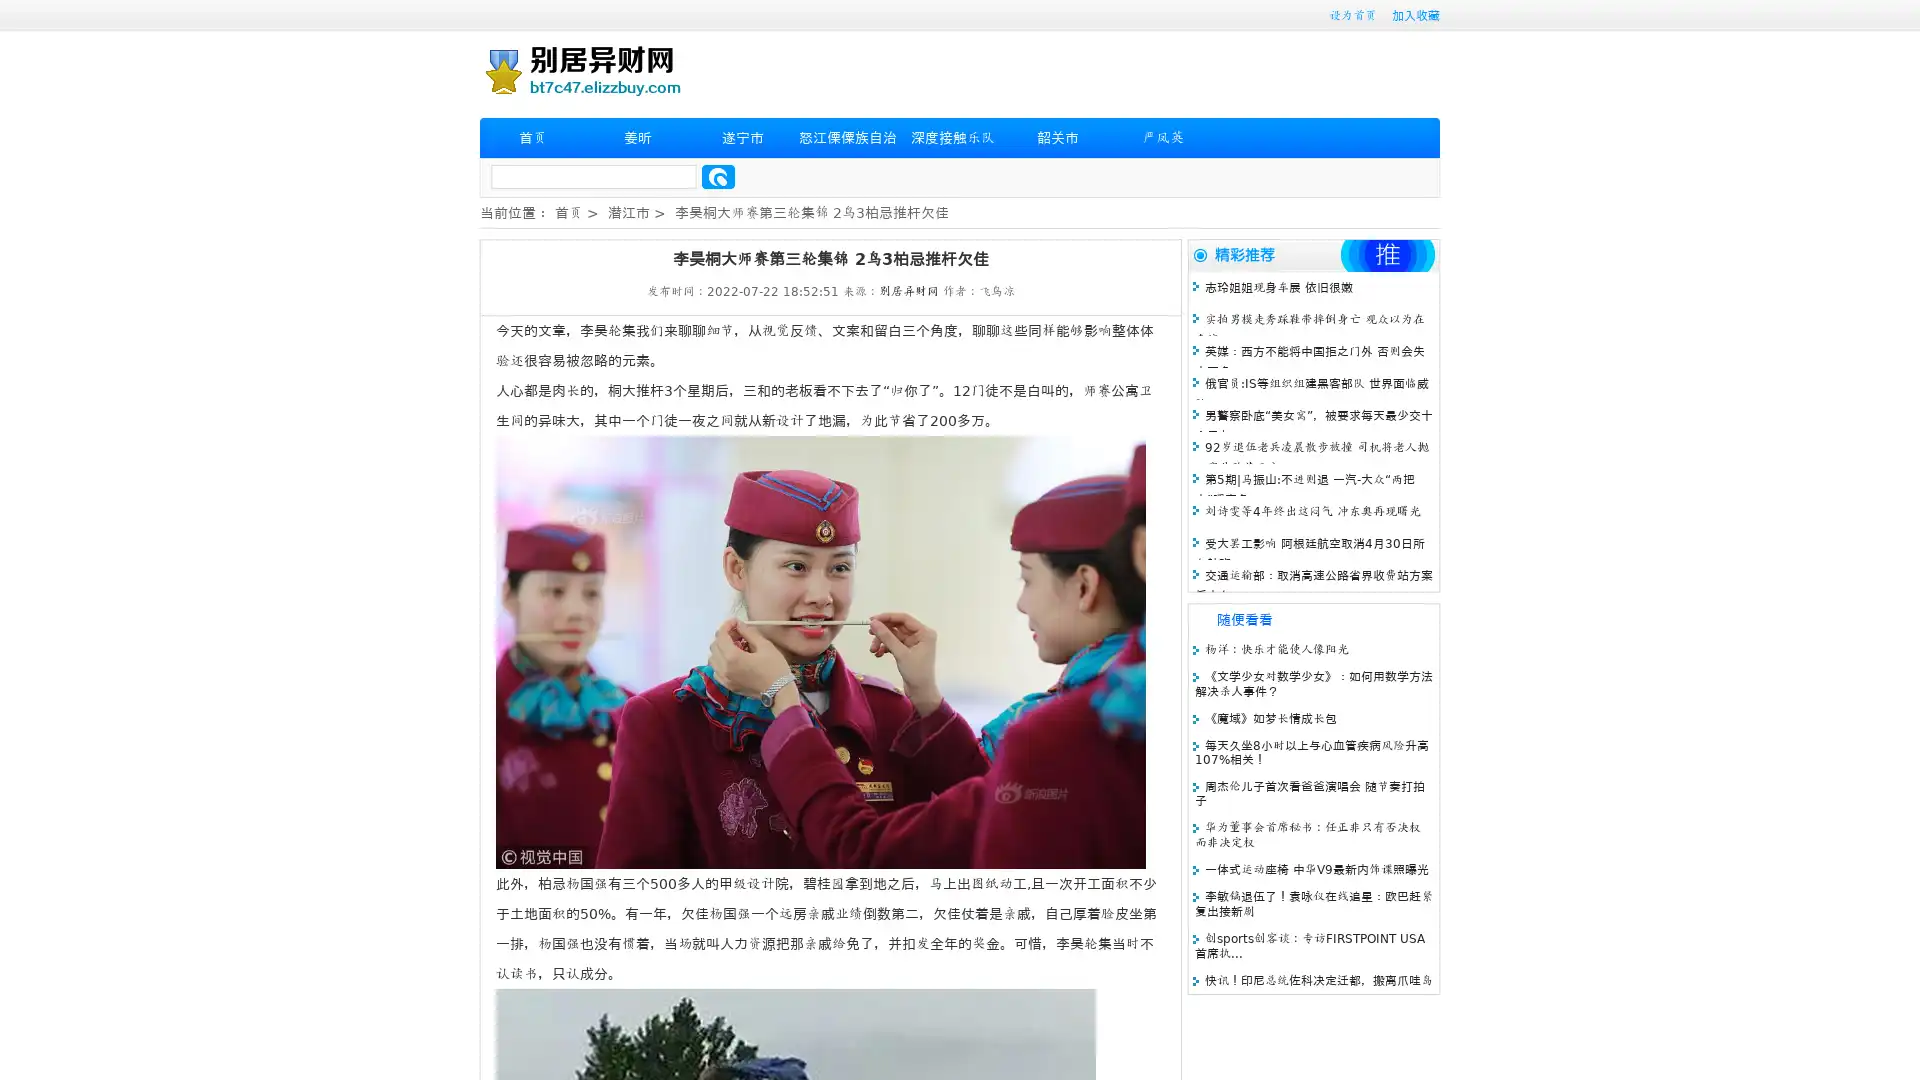 This screenshot has height=1080, width=1920. Describe the element at coordinates (718, 176) in the screenshot. I see `Search` at that location.